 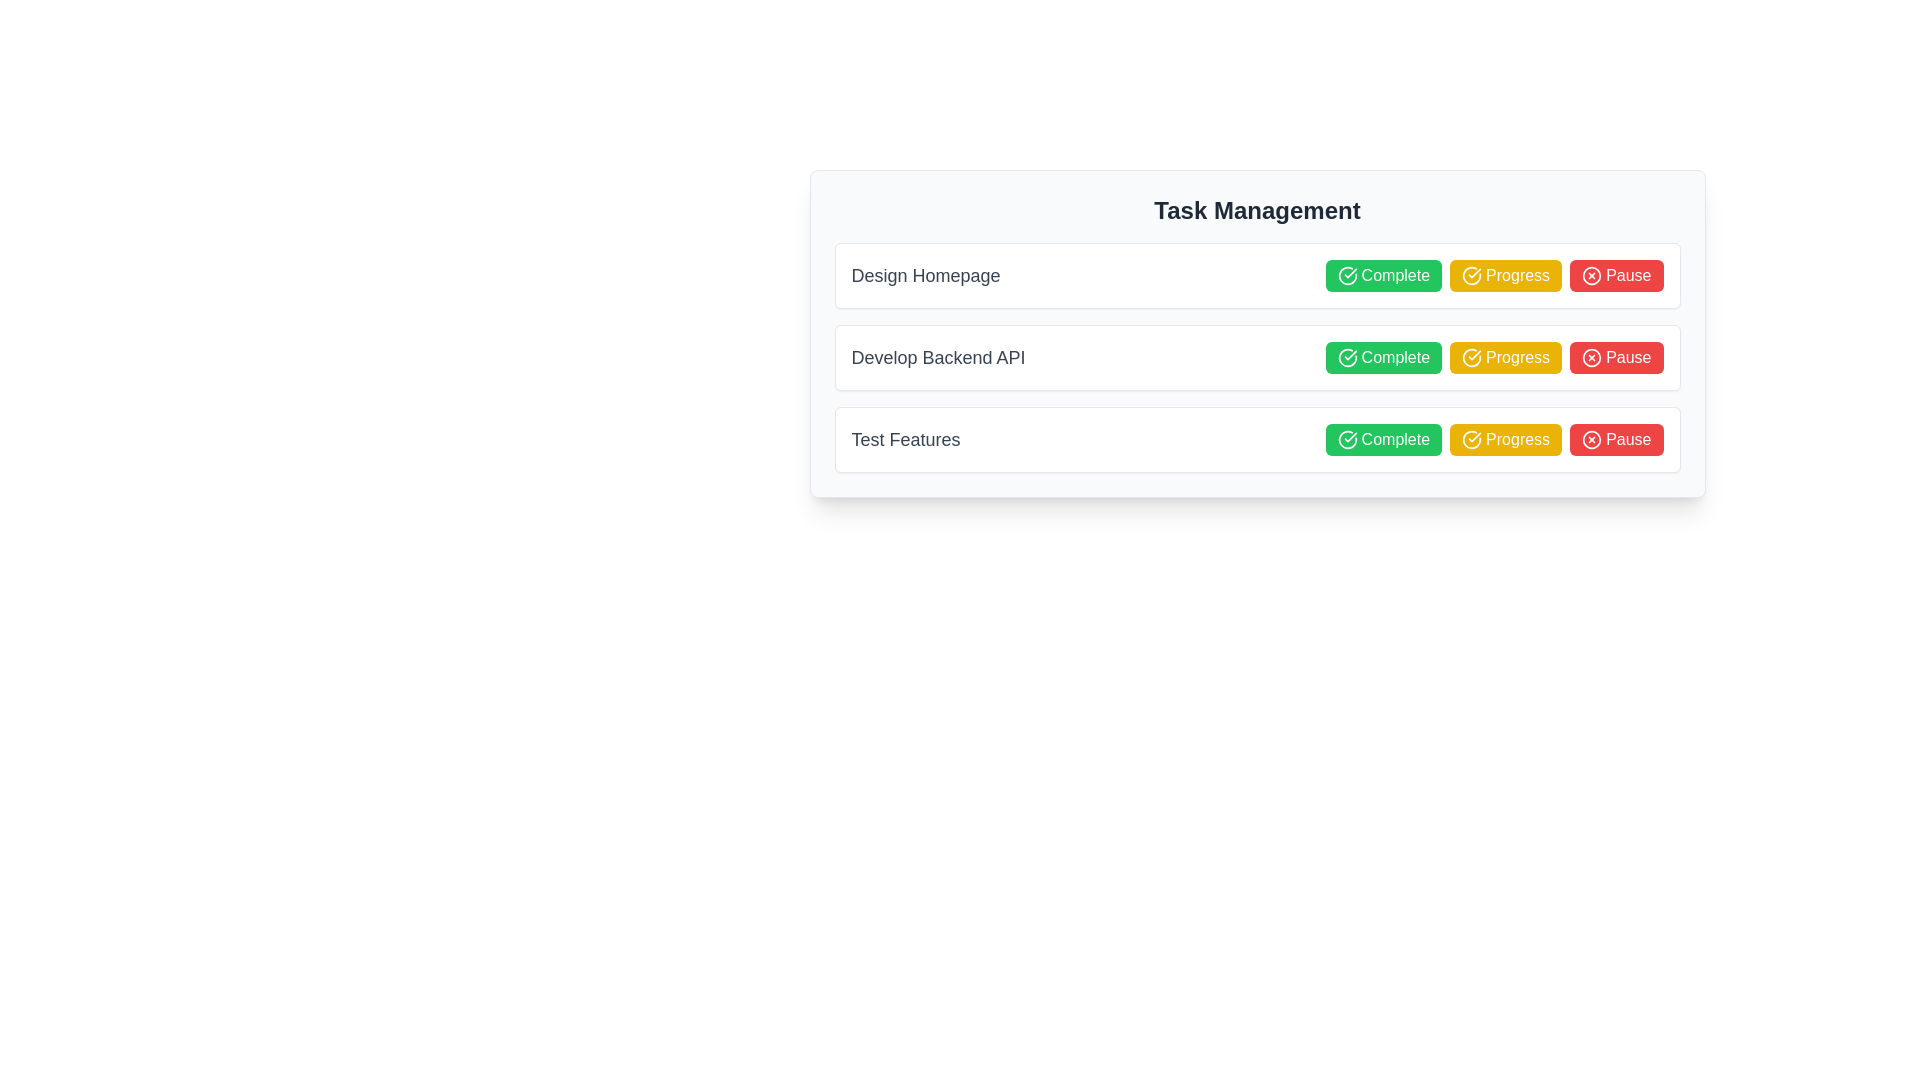 I want to click on the 'Progress' button, the middle button in a row of three buttons labeled 'Complete', 'Progress', and 'Pause', so click(x=1494, y=276).